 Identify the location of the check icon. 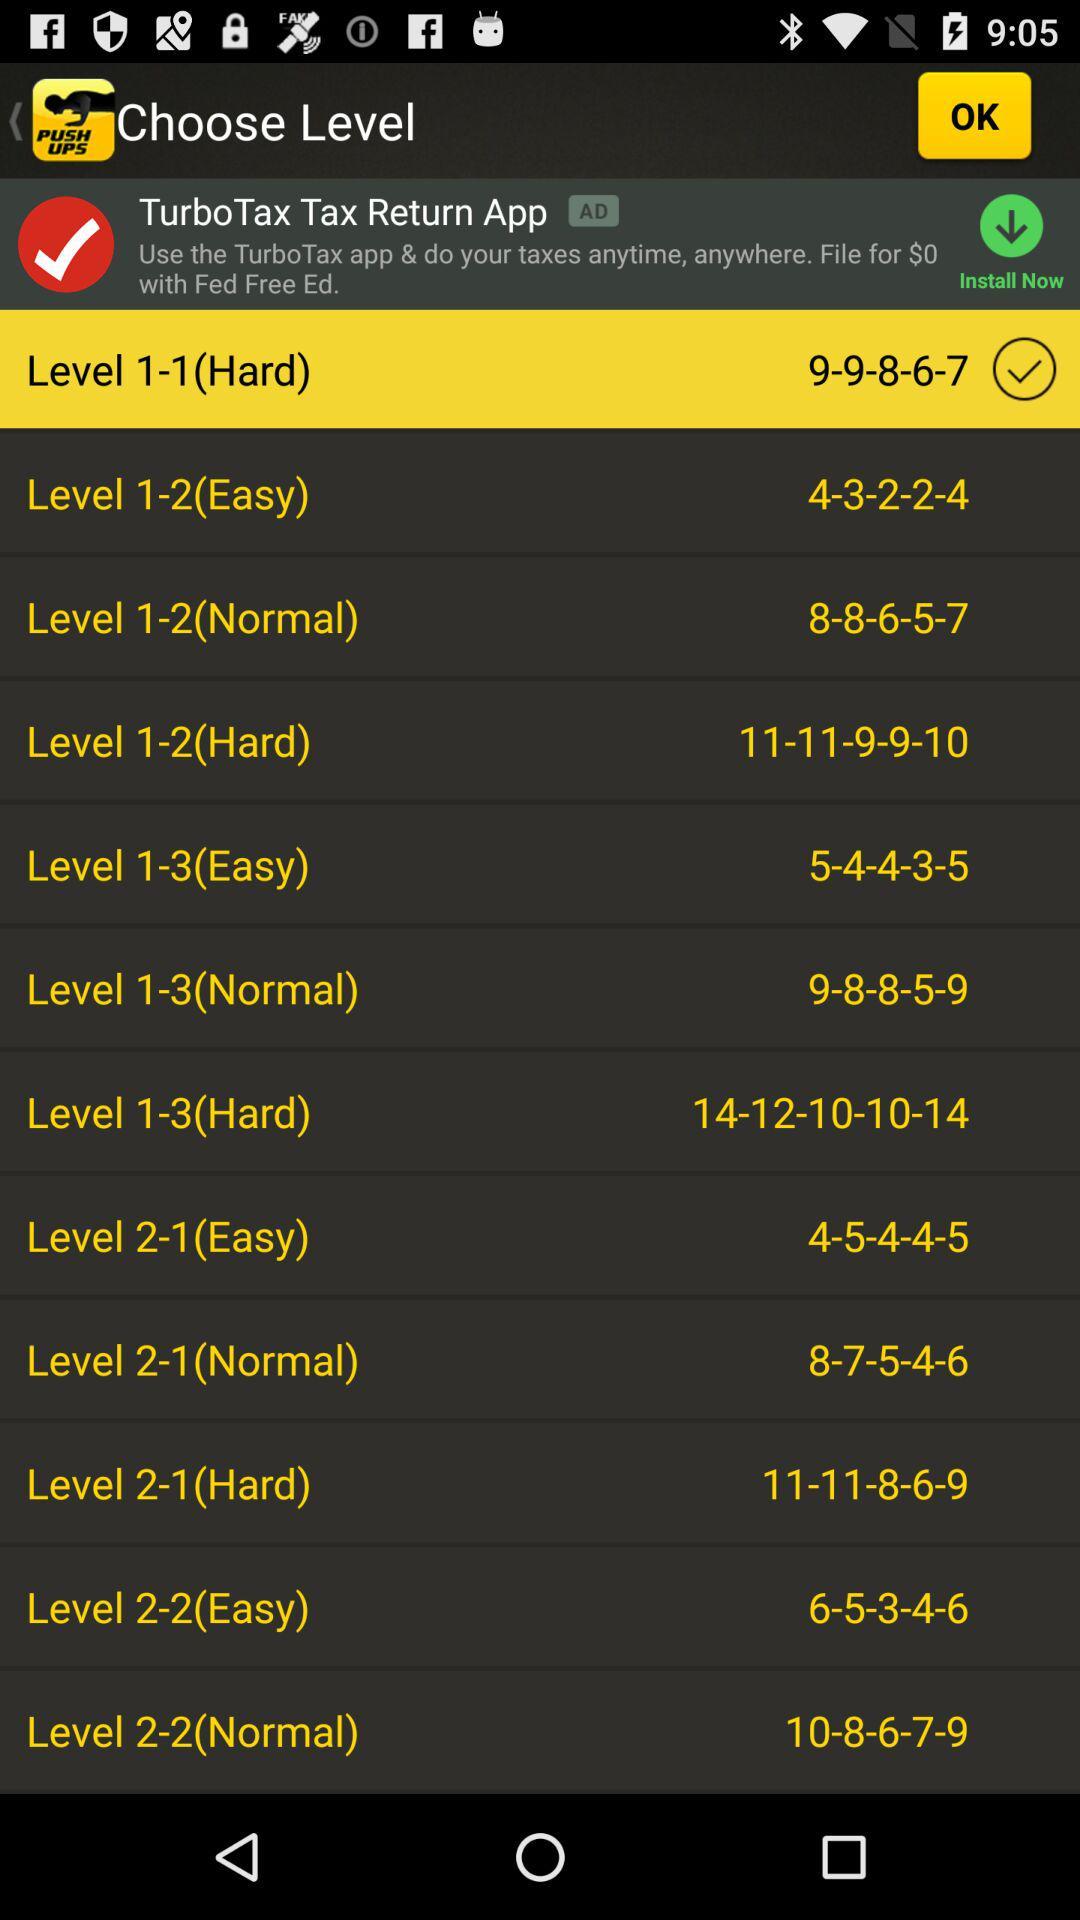
(64, 260).